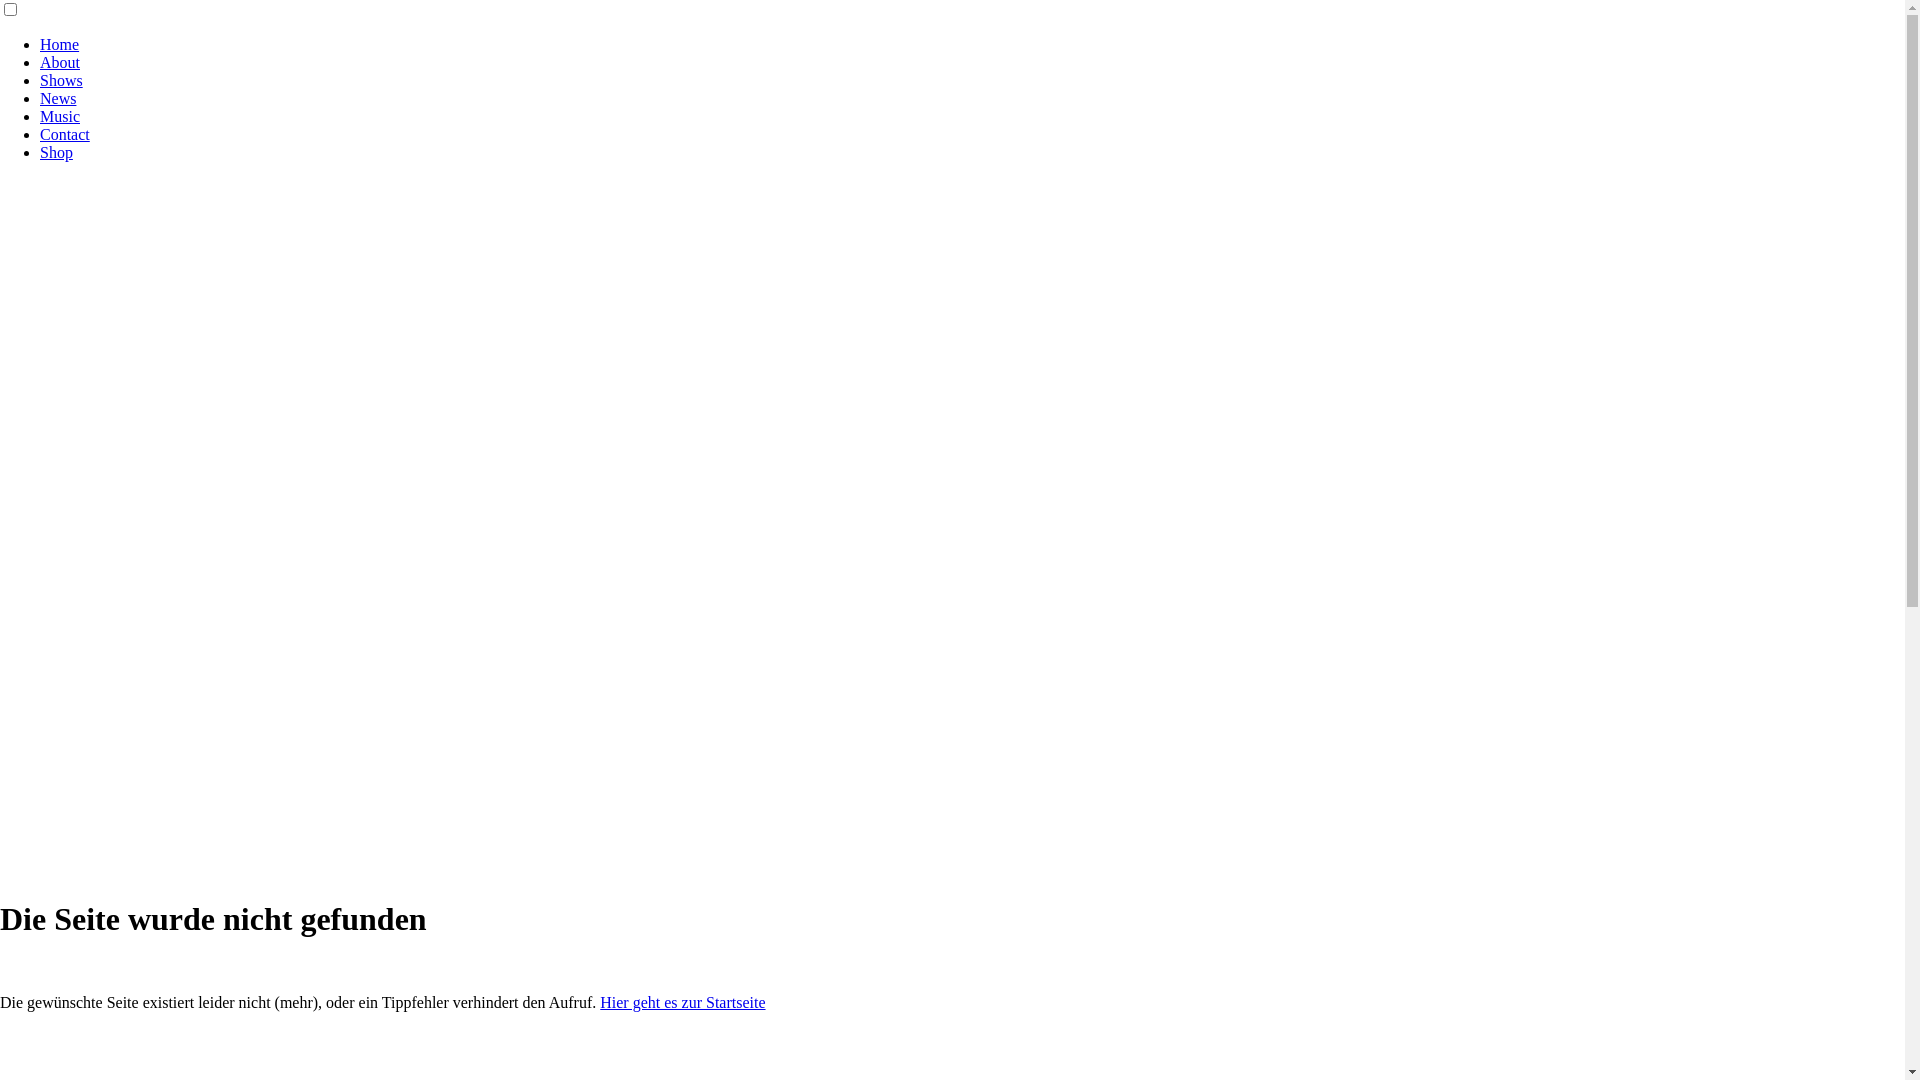  Describe the element at coordinates (61, 79) in the screenshot. I see `'Shows'` at that location.